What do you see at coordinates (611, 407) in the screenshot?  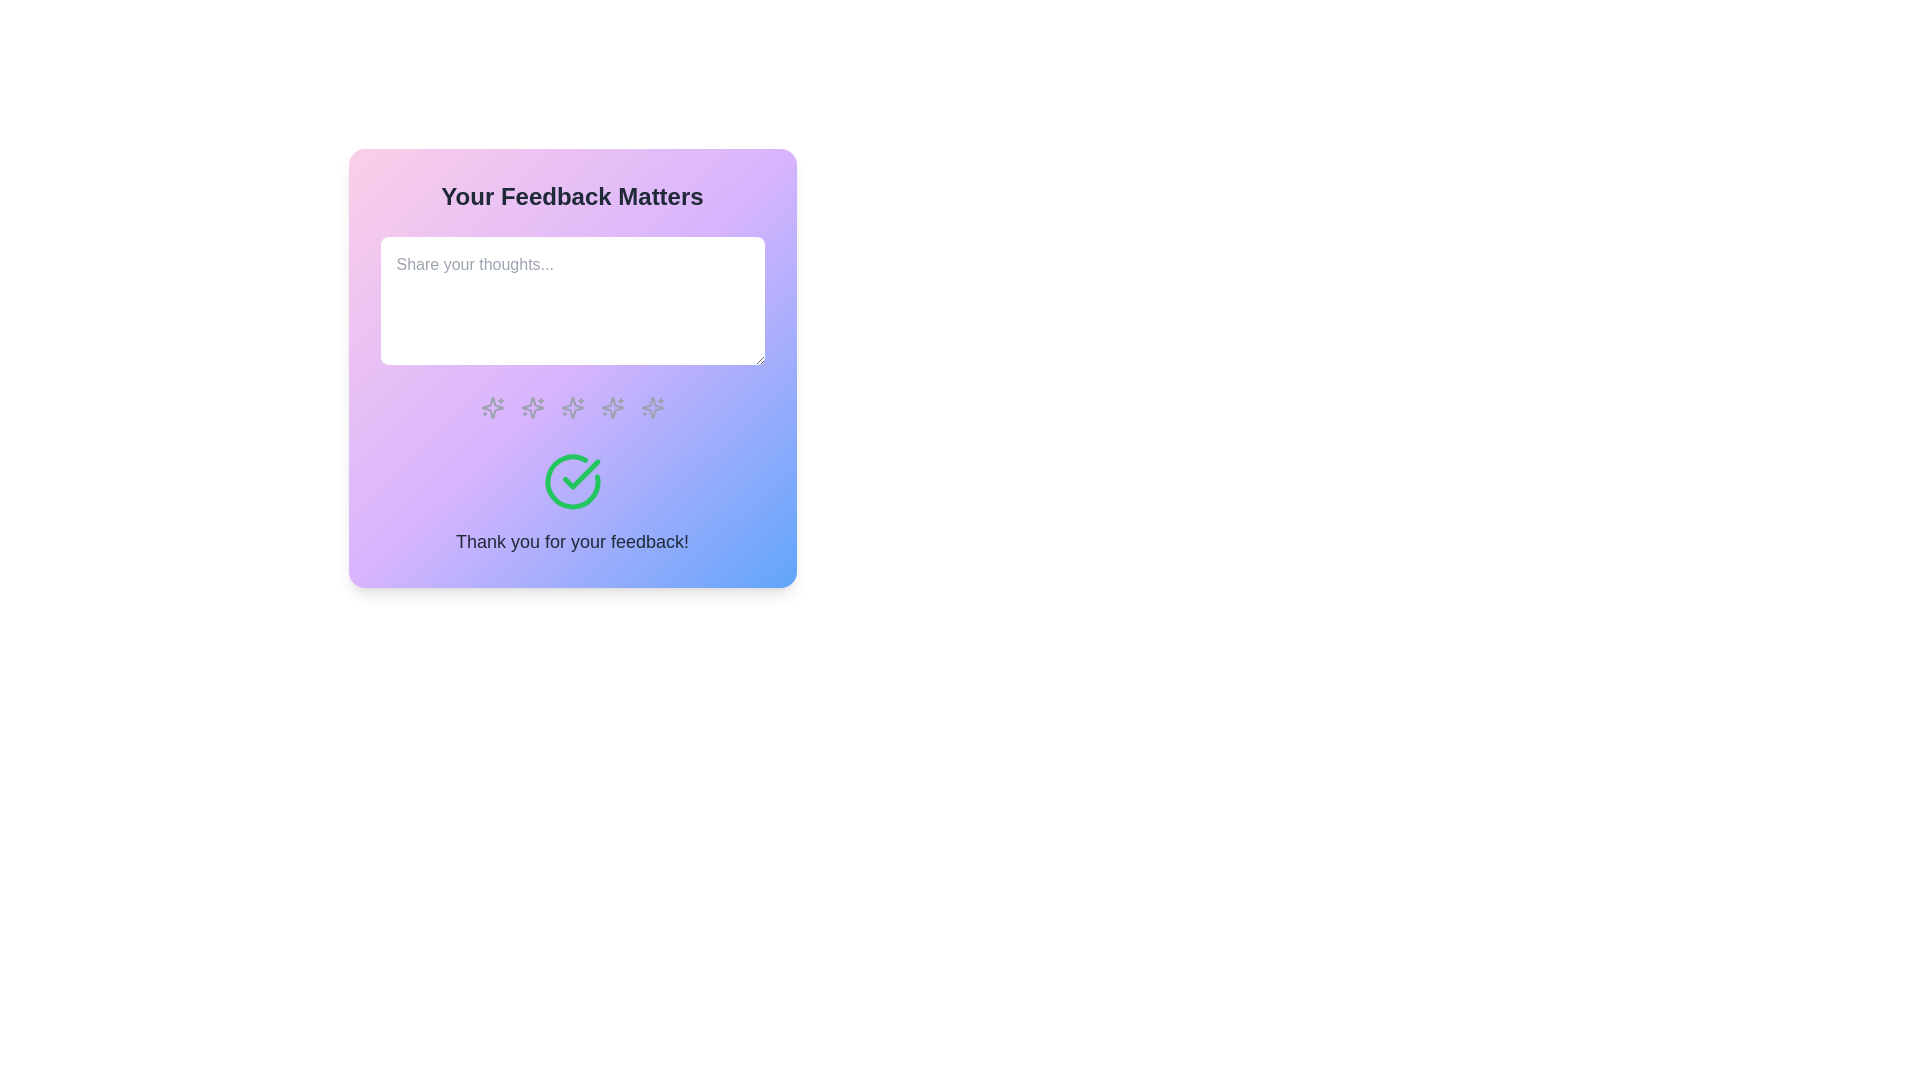 I see `the third star-shaped icon in the interactive rating system beneath the feedback text box` at bounding box center [611, 407].